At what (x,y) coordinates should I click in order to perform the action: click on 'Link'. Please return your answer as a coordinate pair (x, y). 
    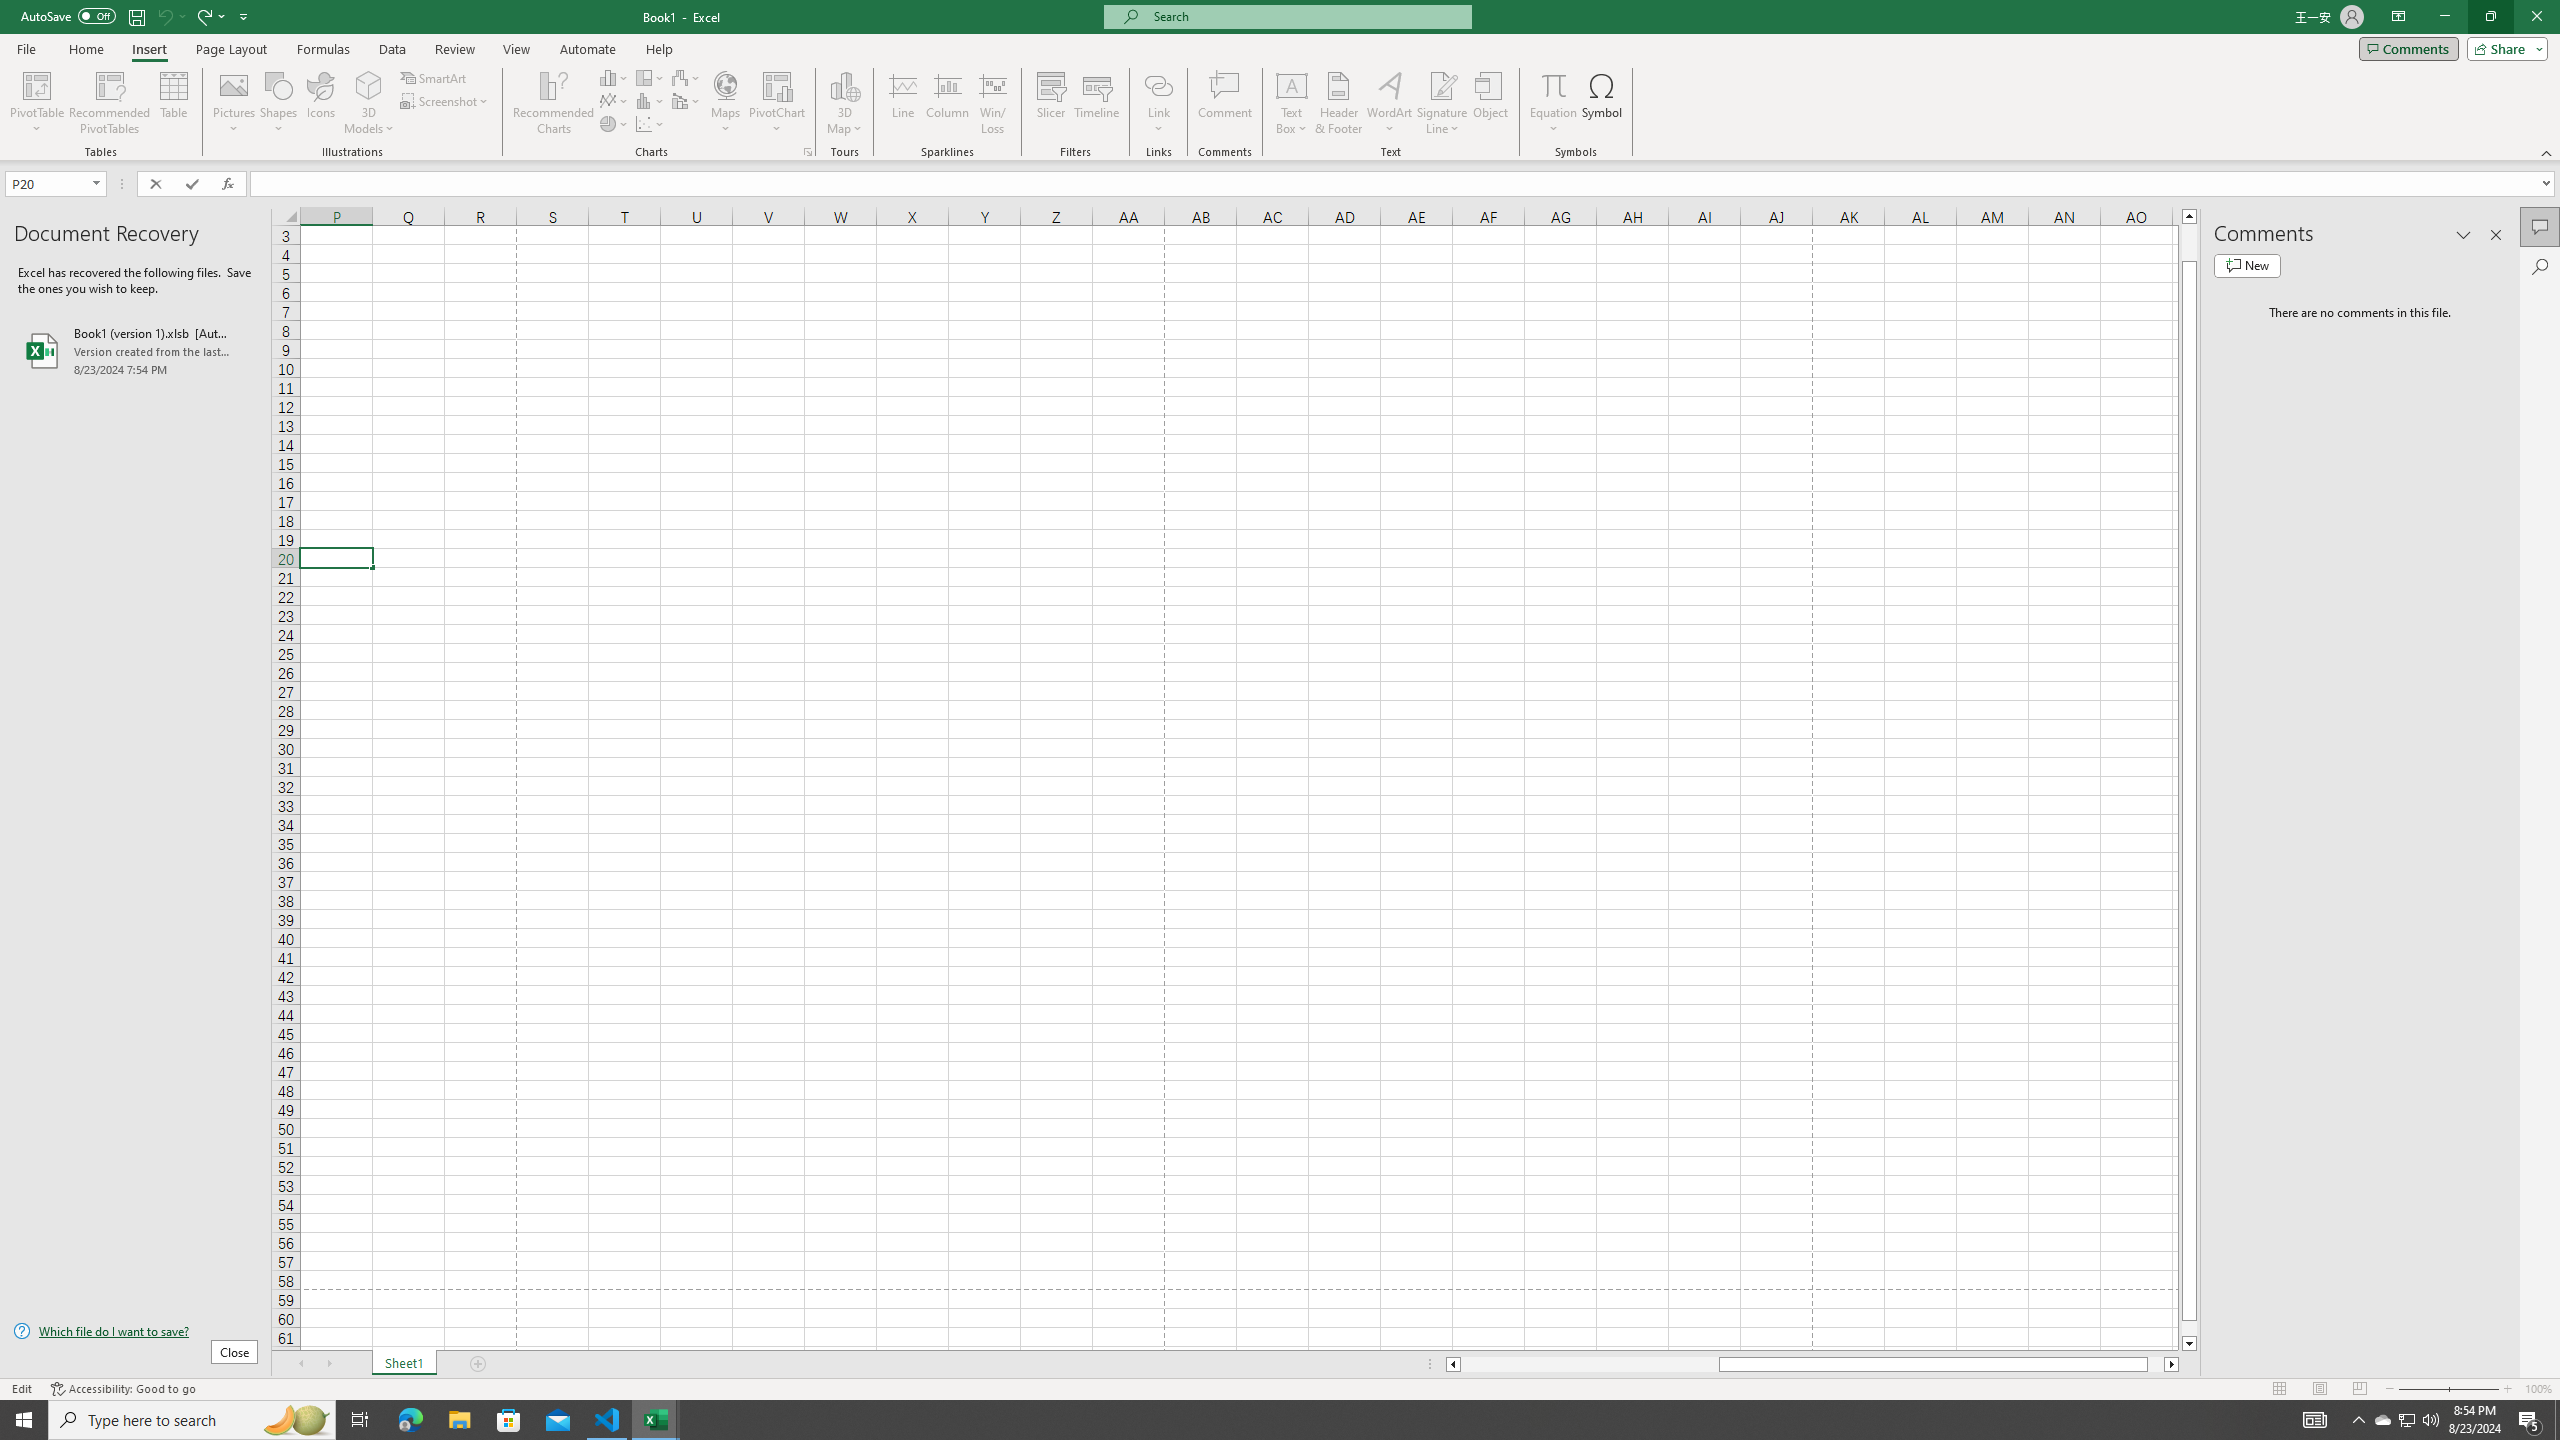
    Looking at the image, I should click on (1158, 84).